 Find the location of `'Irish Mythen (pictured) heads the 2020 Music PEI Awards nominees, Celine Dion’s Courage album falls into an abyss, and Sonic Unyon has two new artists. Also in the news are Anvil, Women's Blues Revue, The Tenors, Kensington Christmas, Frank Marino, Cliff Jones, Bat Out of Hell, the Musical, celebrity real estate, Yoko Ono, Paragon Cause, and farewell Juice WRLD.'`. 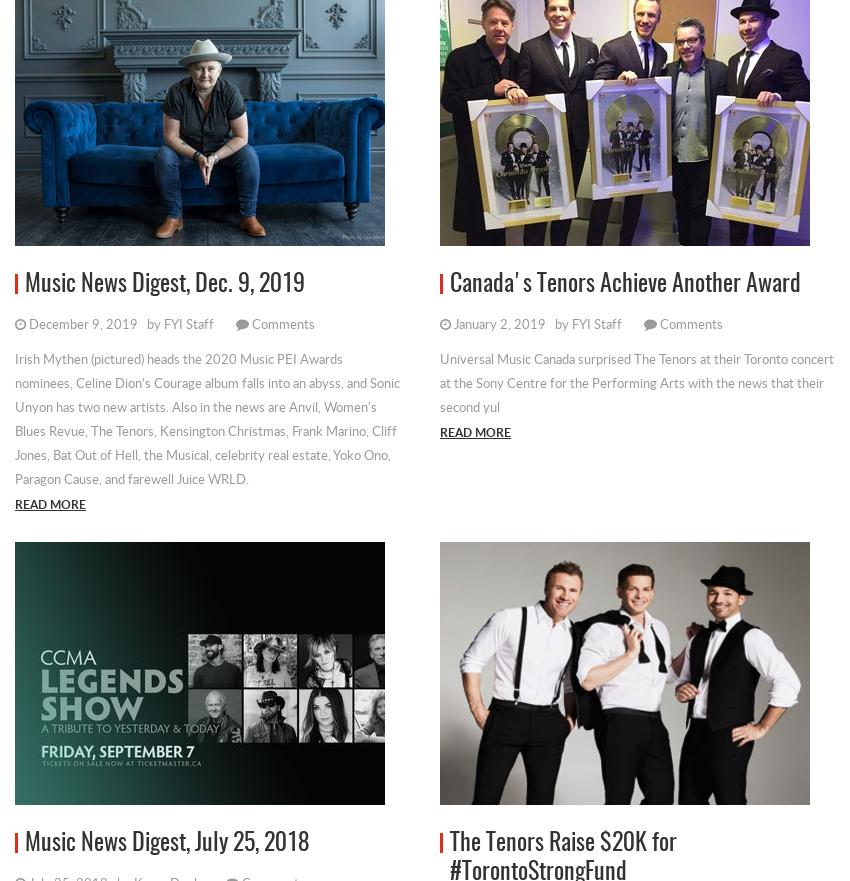

'Irish Mythen (pictured) heads the 2020 Music PEI Awards nominees, Celine Dion’s Courage album falls into an abyss, and Sonic Unyon has two new artists. Also in the news are Anvil, Women's Blues Revue, The Tenors, Kensington Christmas, Frank Marino, Cliff Jones, Bat Out of Hell, the Musical, celebrity real estate, Yoko Ono, Paragon Cause, and farewell Juice WRLD.' is located at coordinates (206, 417).